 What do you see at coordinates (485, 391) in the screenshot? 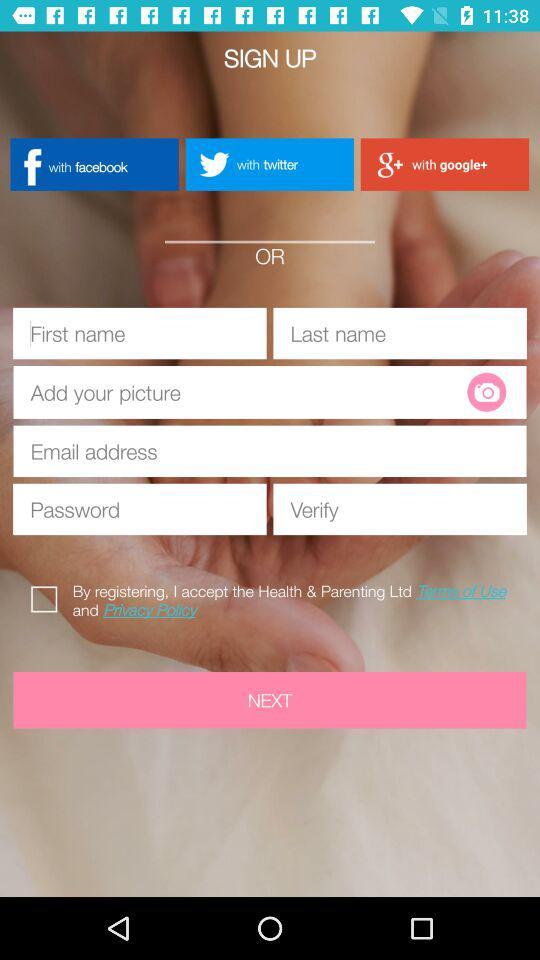
I see `the photo icon` at bounding box center [485, 391].